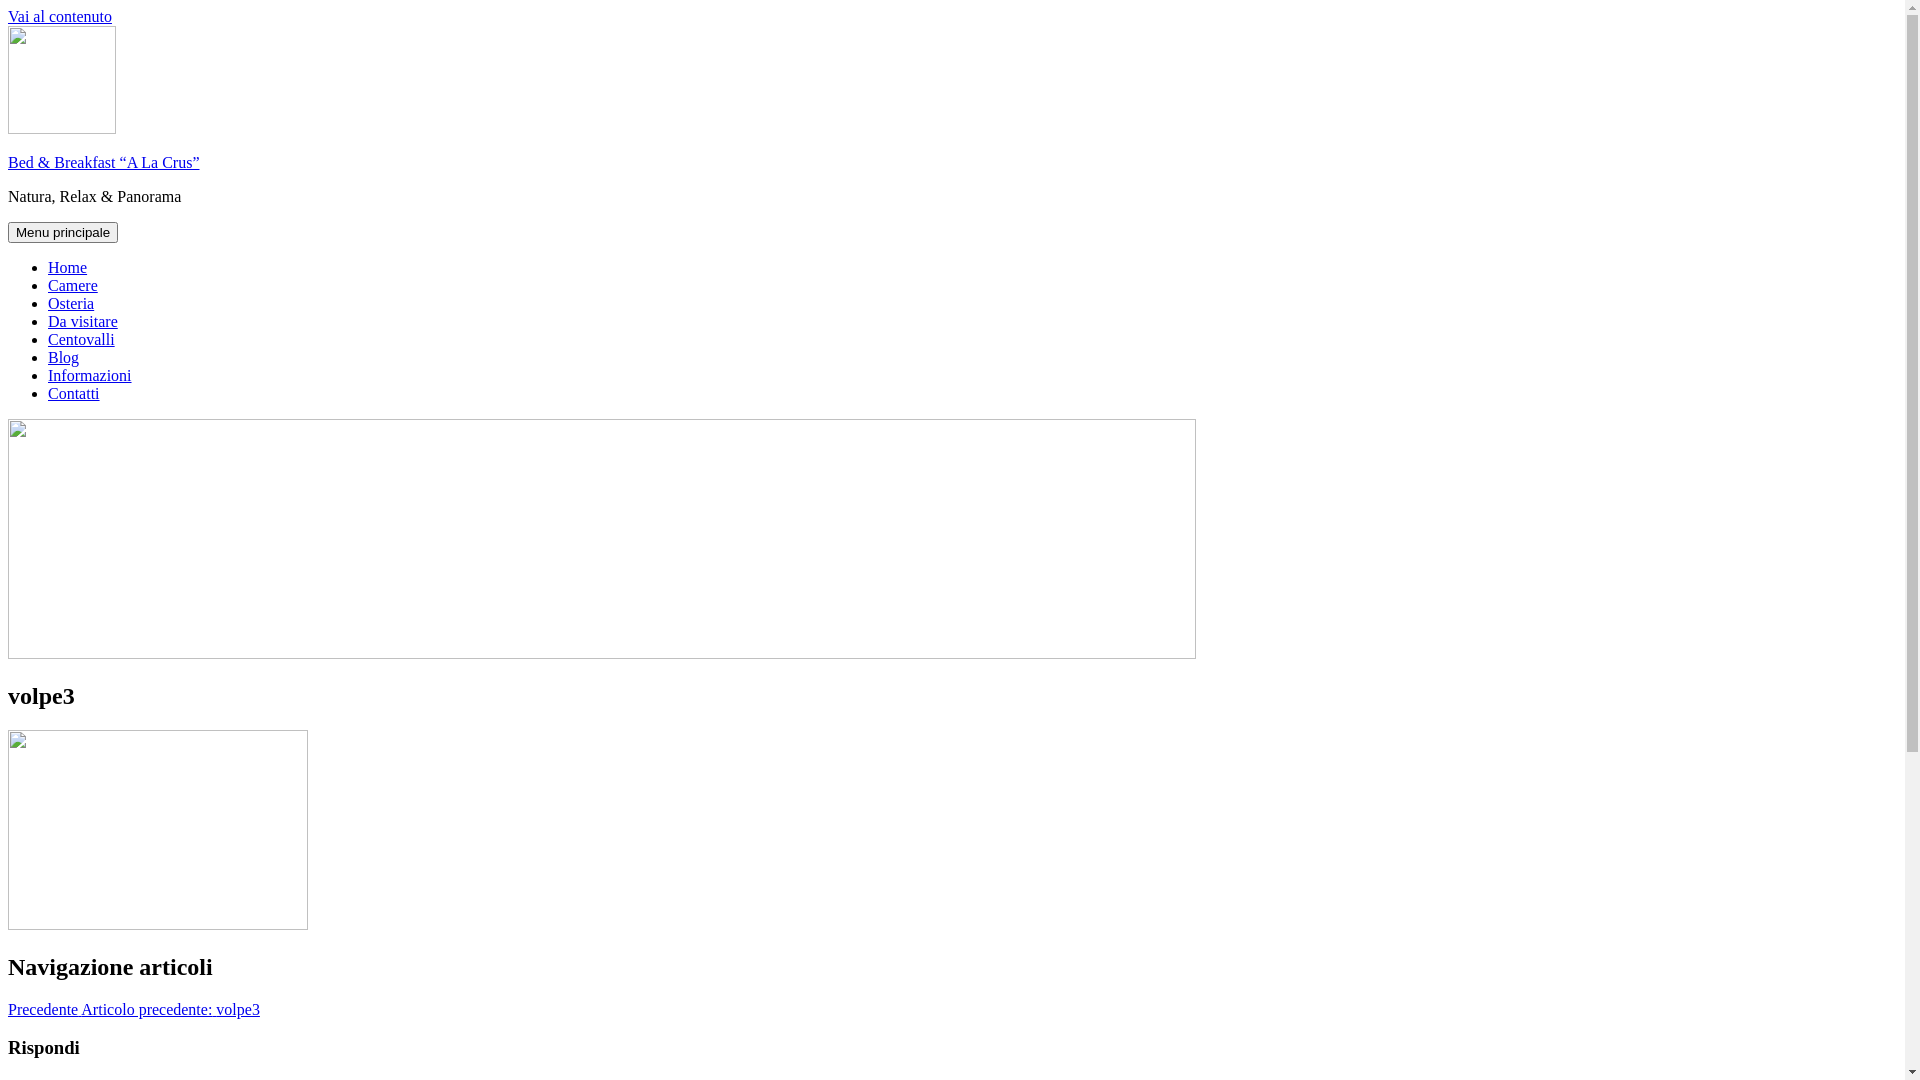 This screenshot has width=1920, height=1080. Describe the element at coordinates (59, 16) in the screenshot. I see `'Vai al contenuto'` at that location.